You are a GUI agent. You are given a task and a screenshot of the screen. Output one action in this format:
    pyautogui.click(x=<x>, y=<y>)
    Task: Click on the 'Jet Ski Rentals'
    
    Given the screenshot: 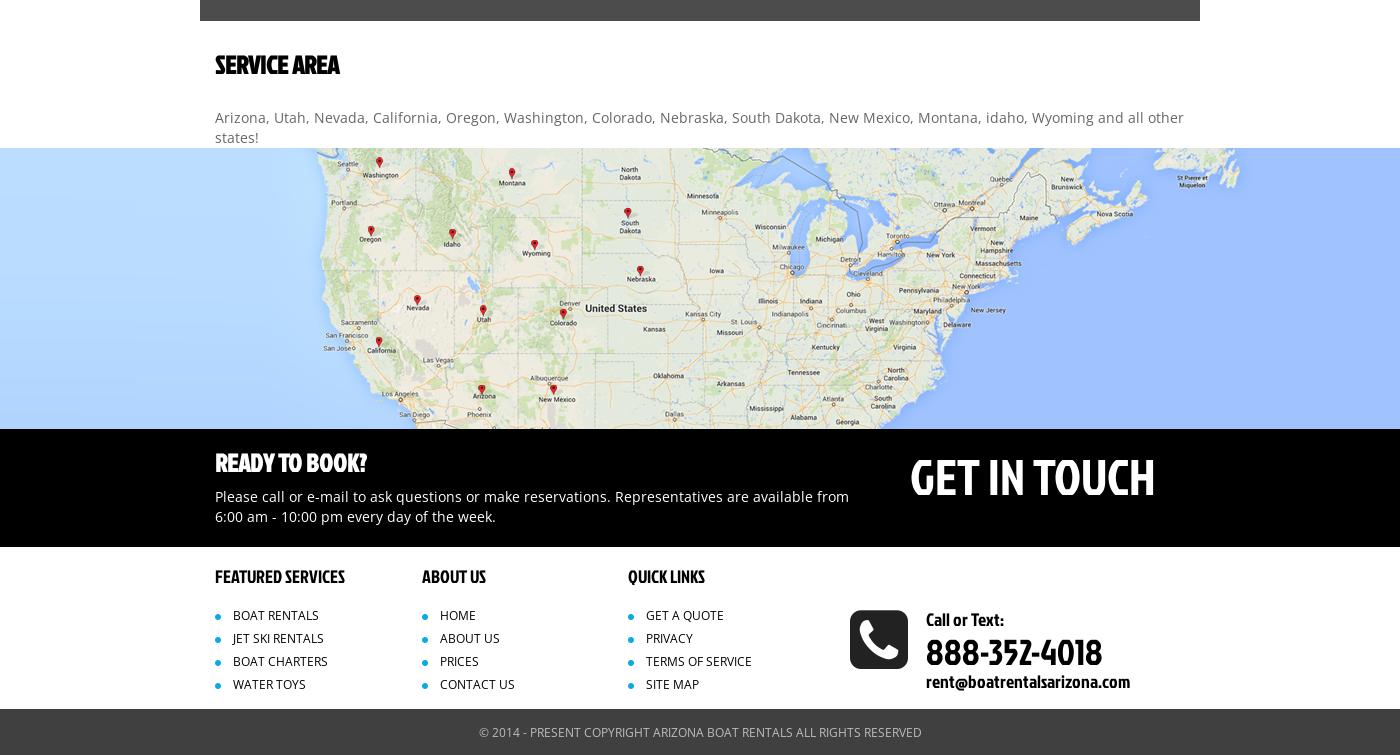 What is the action you would take?
    pyautogui.click(x=278, y=636)
    